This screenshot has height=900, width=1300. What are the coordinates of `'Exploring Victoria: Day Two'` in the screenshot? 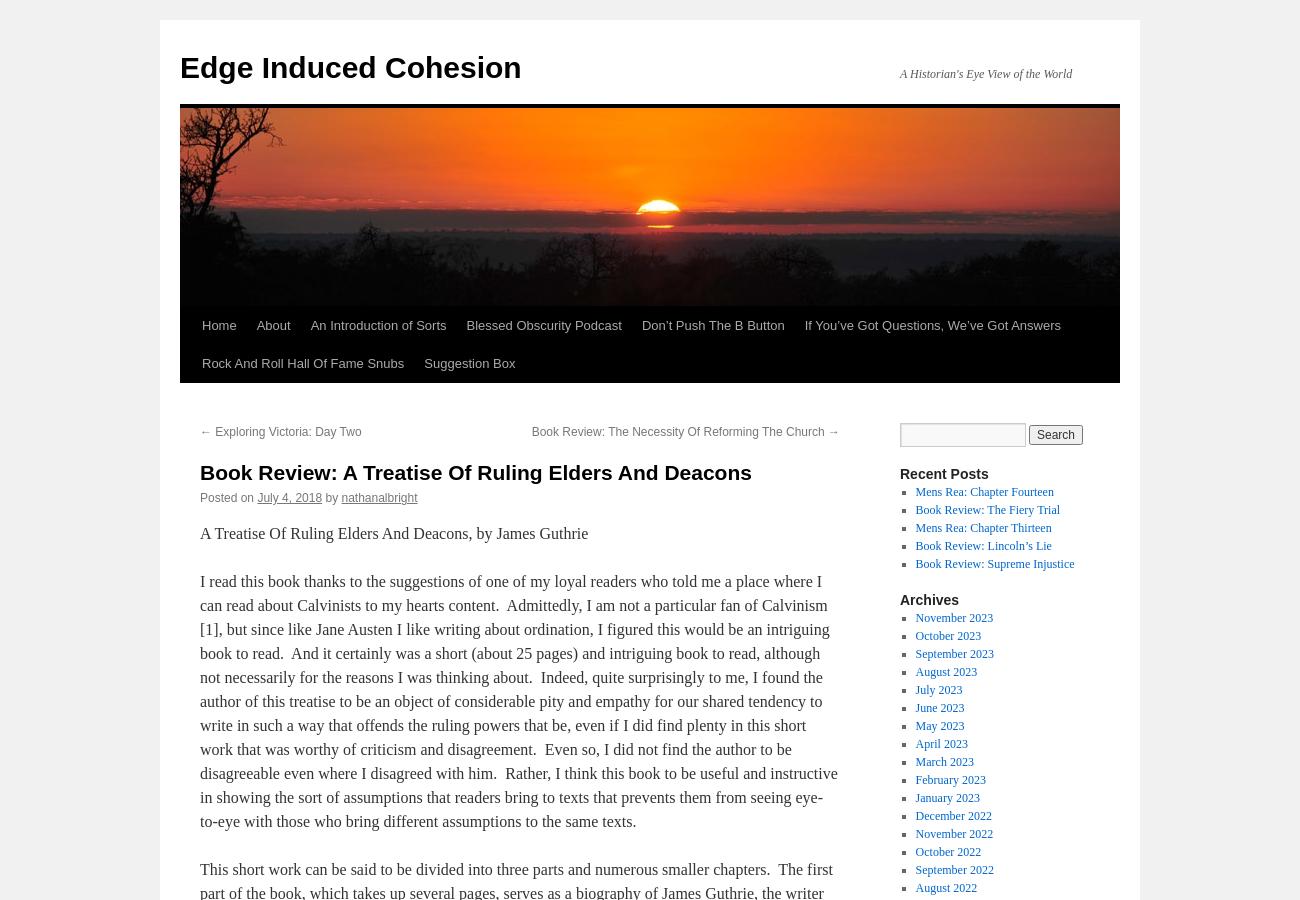 It's located at (286, 432).